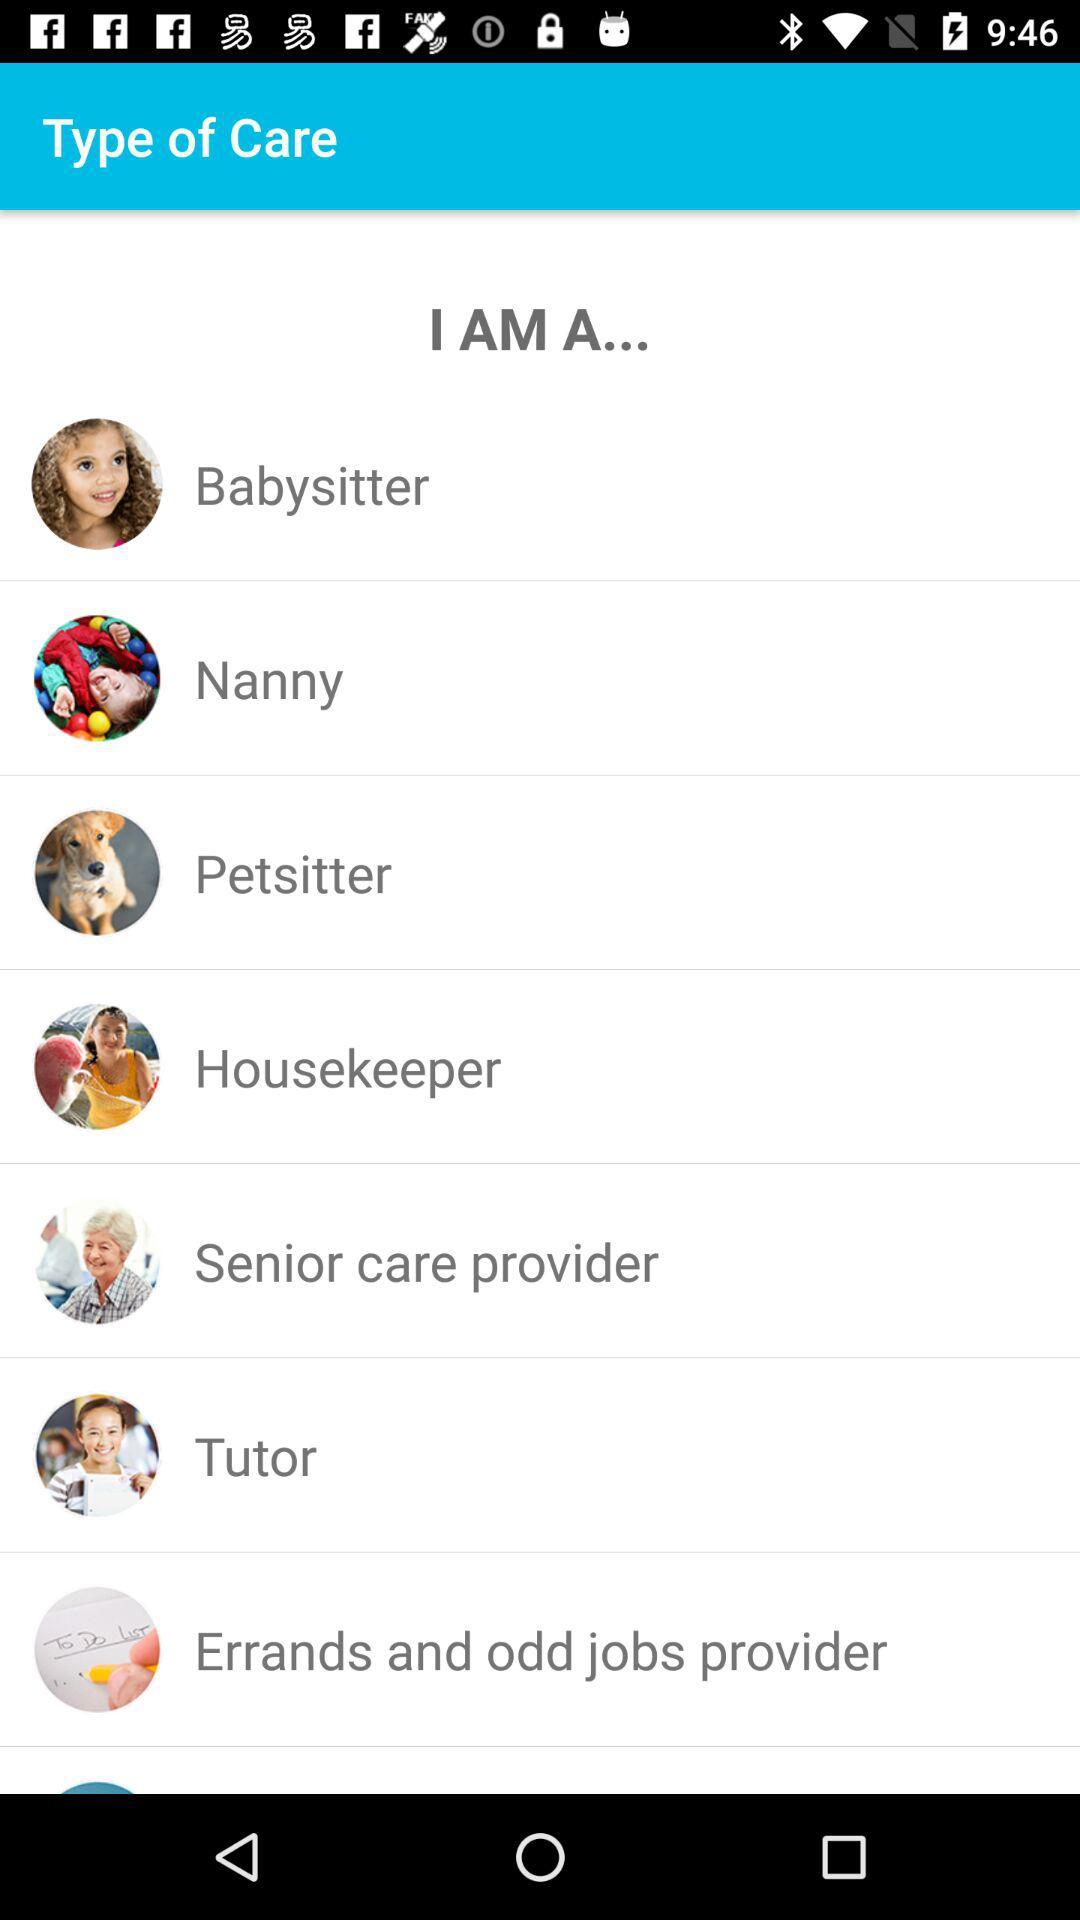  I want to click on the image which is left to text housekeeper, so click(97, 1065).